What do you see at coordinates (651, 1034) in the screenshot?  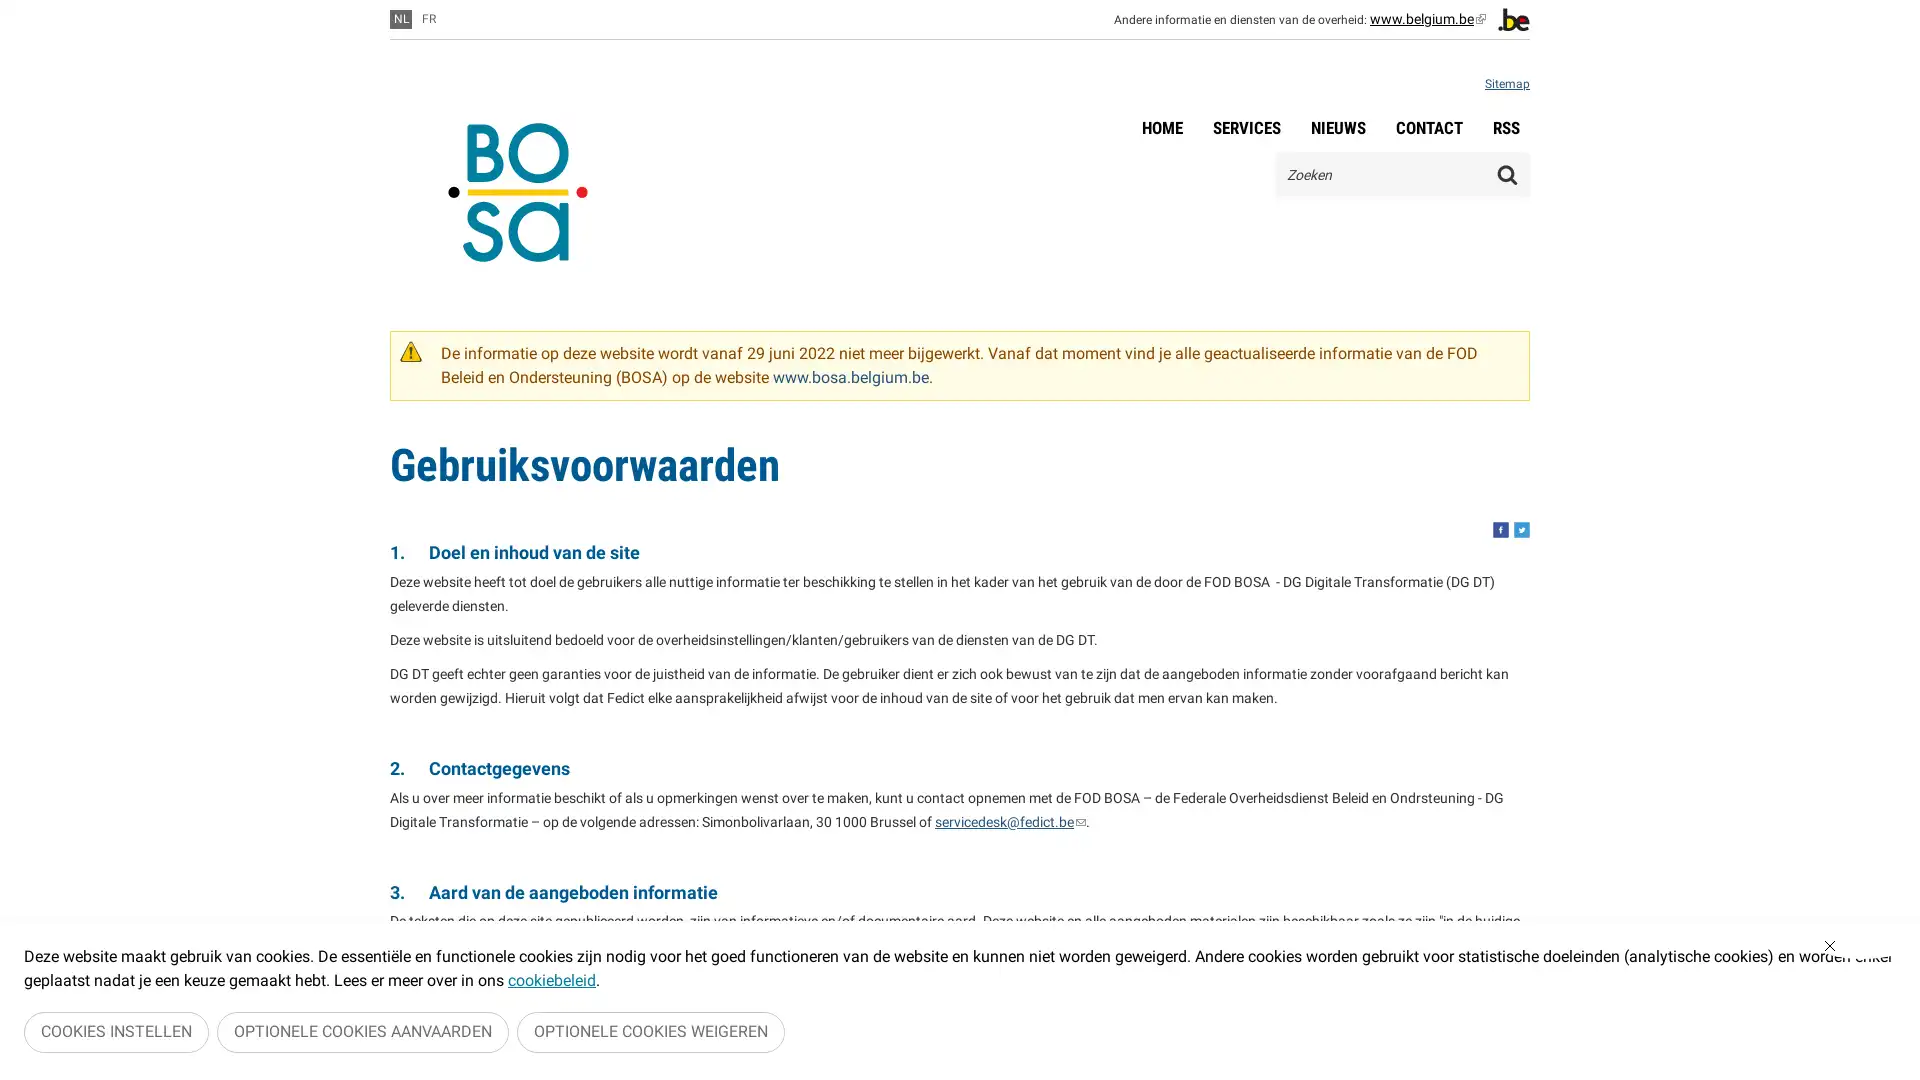 I see `OPTIONELE COOKIES WEIGEREN` at bounding box center [651, 1034].